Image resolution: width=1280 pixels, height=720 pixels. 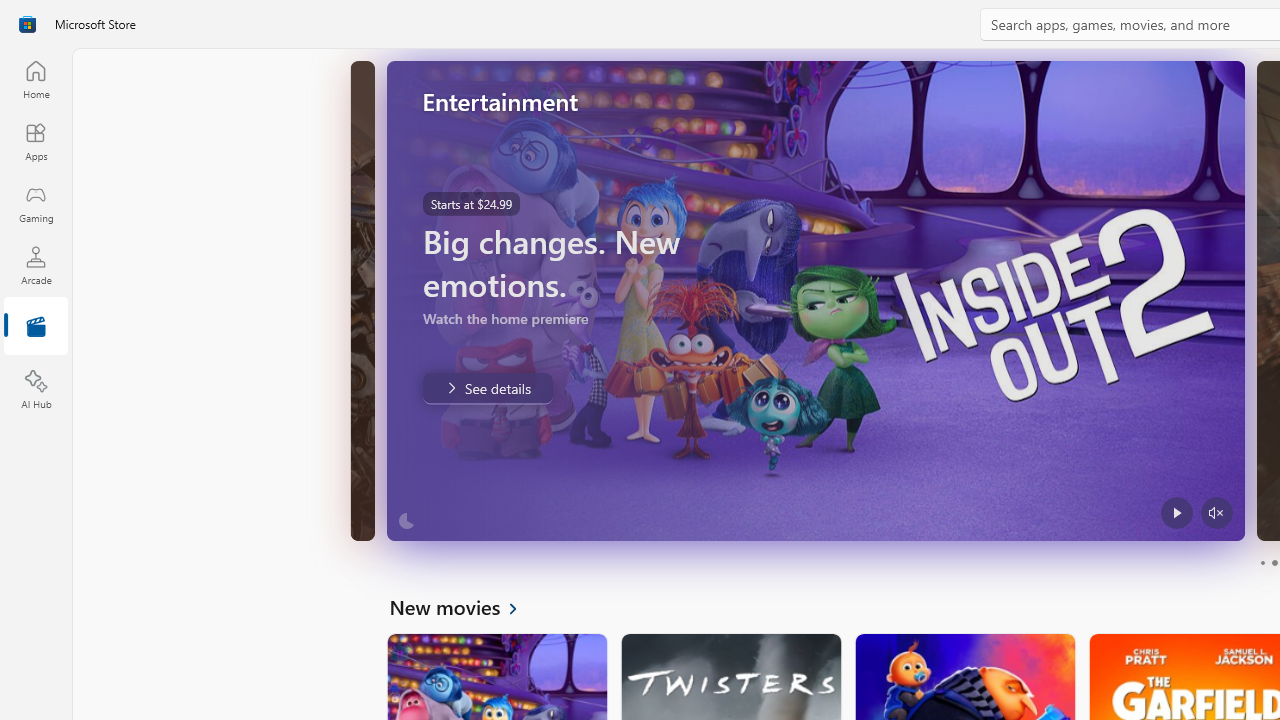 I want to click on 'Unmute', so click(x=1215, y=512).